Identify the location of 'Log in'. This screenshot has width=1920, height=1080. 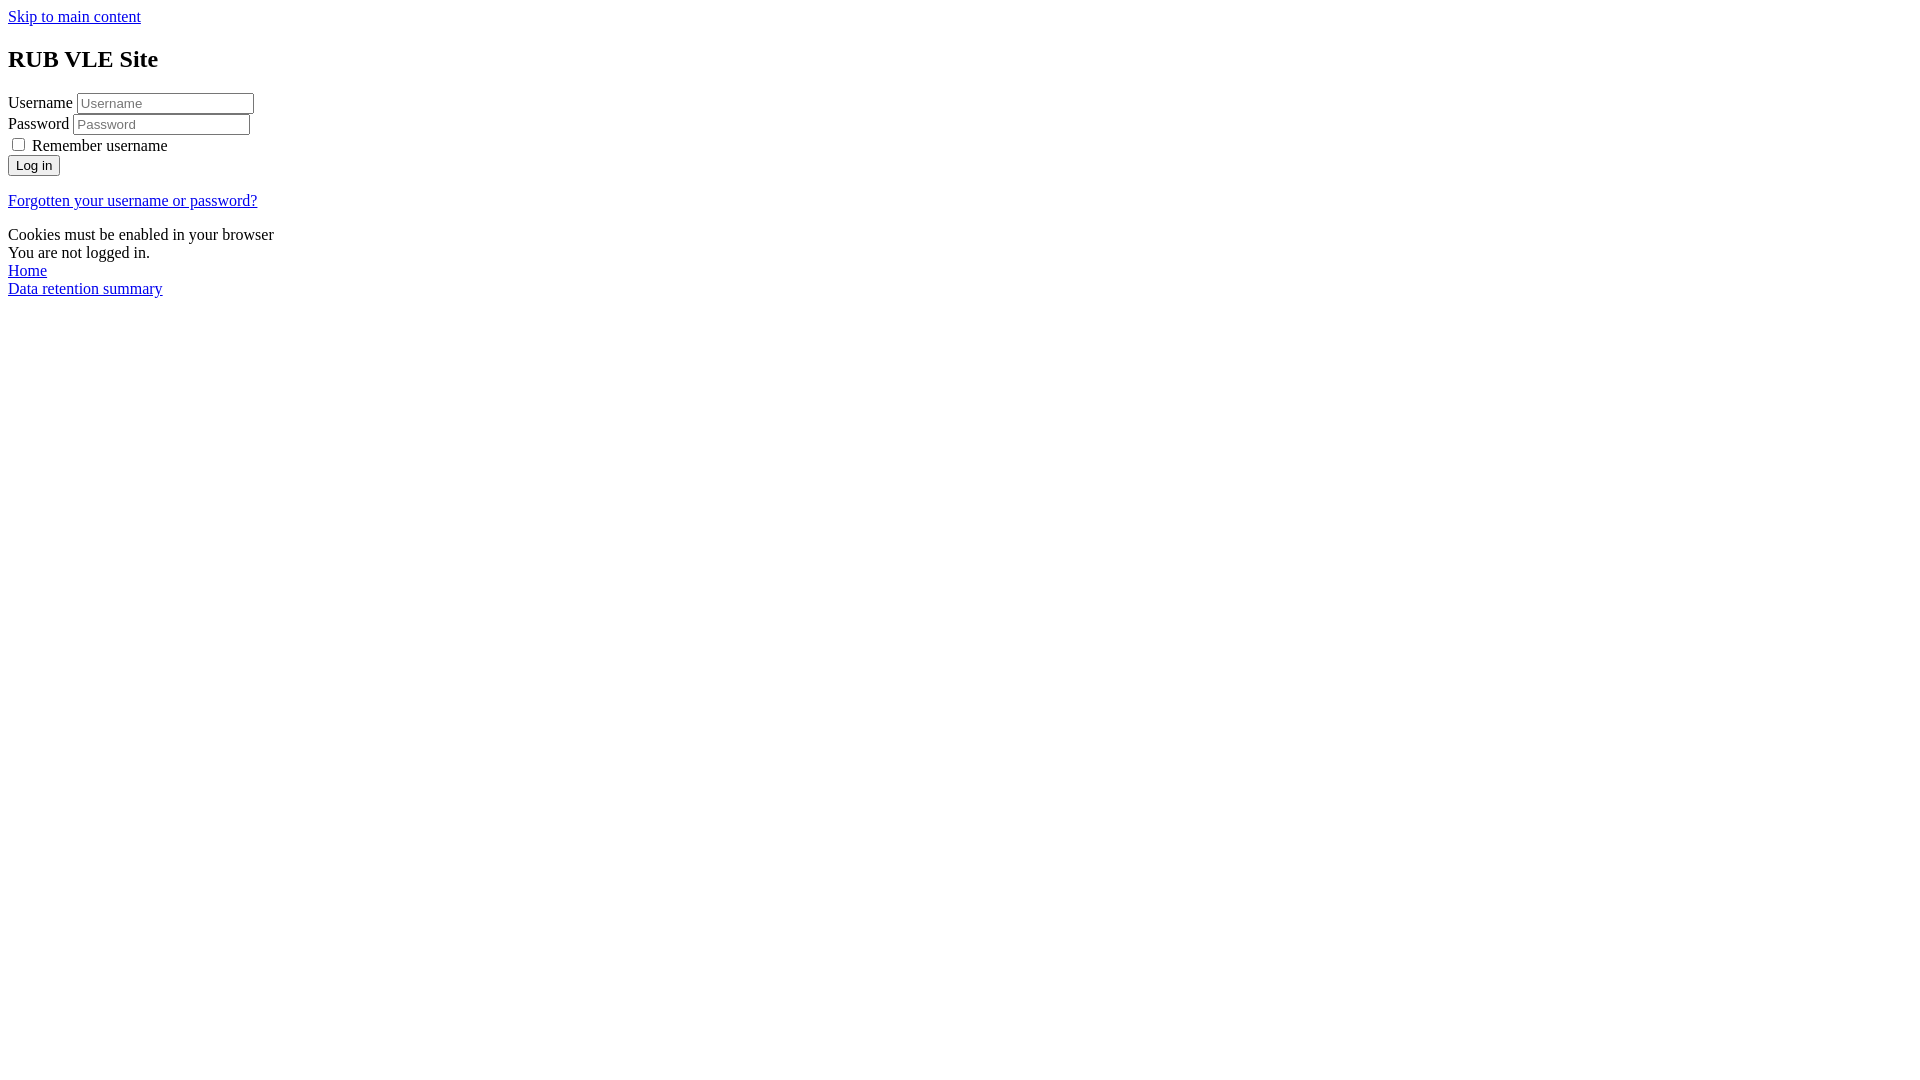
(33, 164).